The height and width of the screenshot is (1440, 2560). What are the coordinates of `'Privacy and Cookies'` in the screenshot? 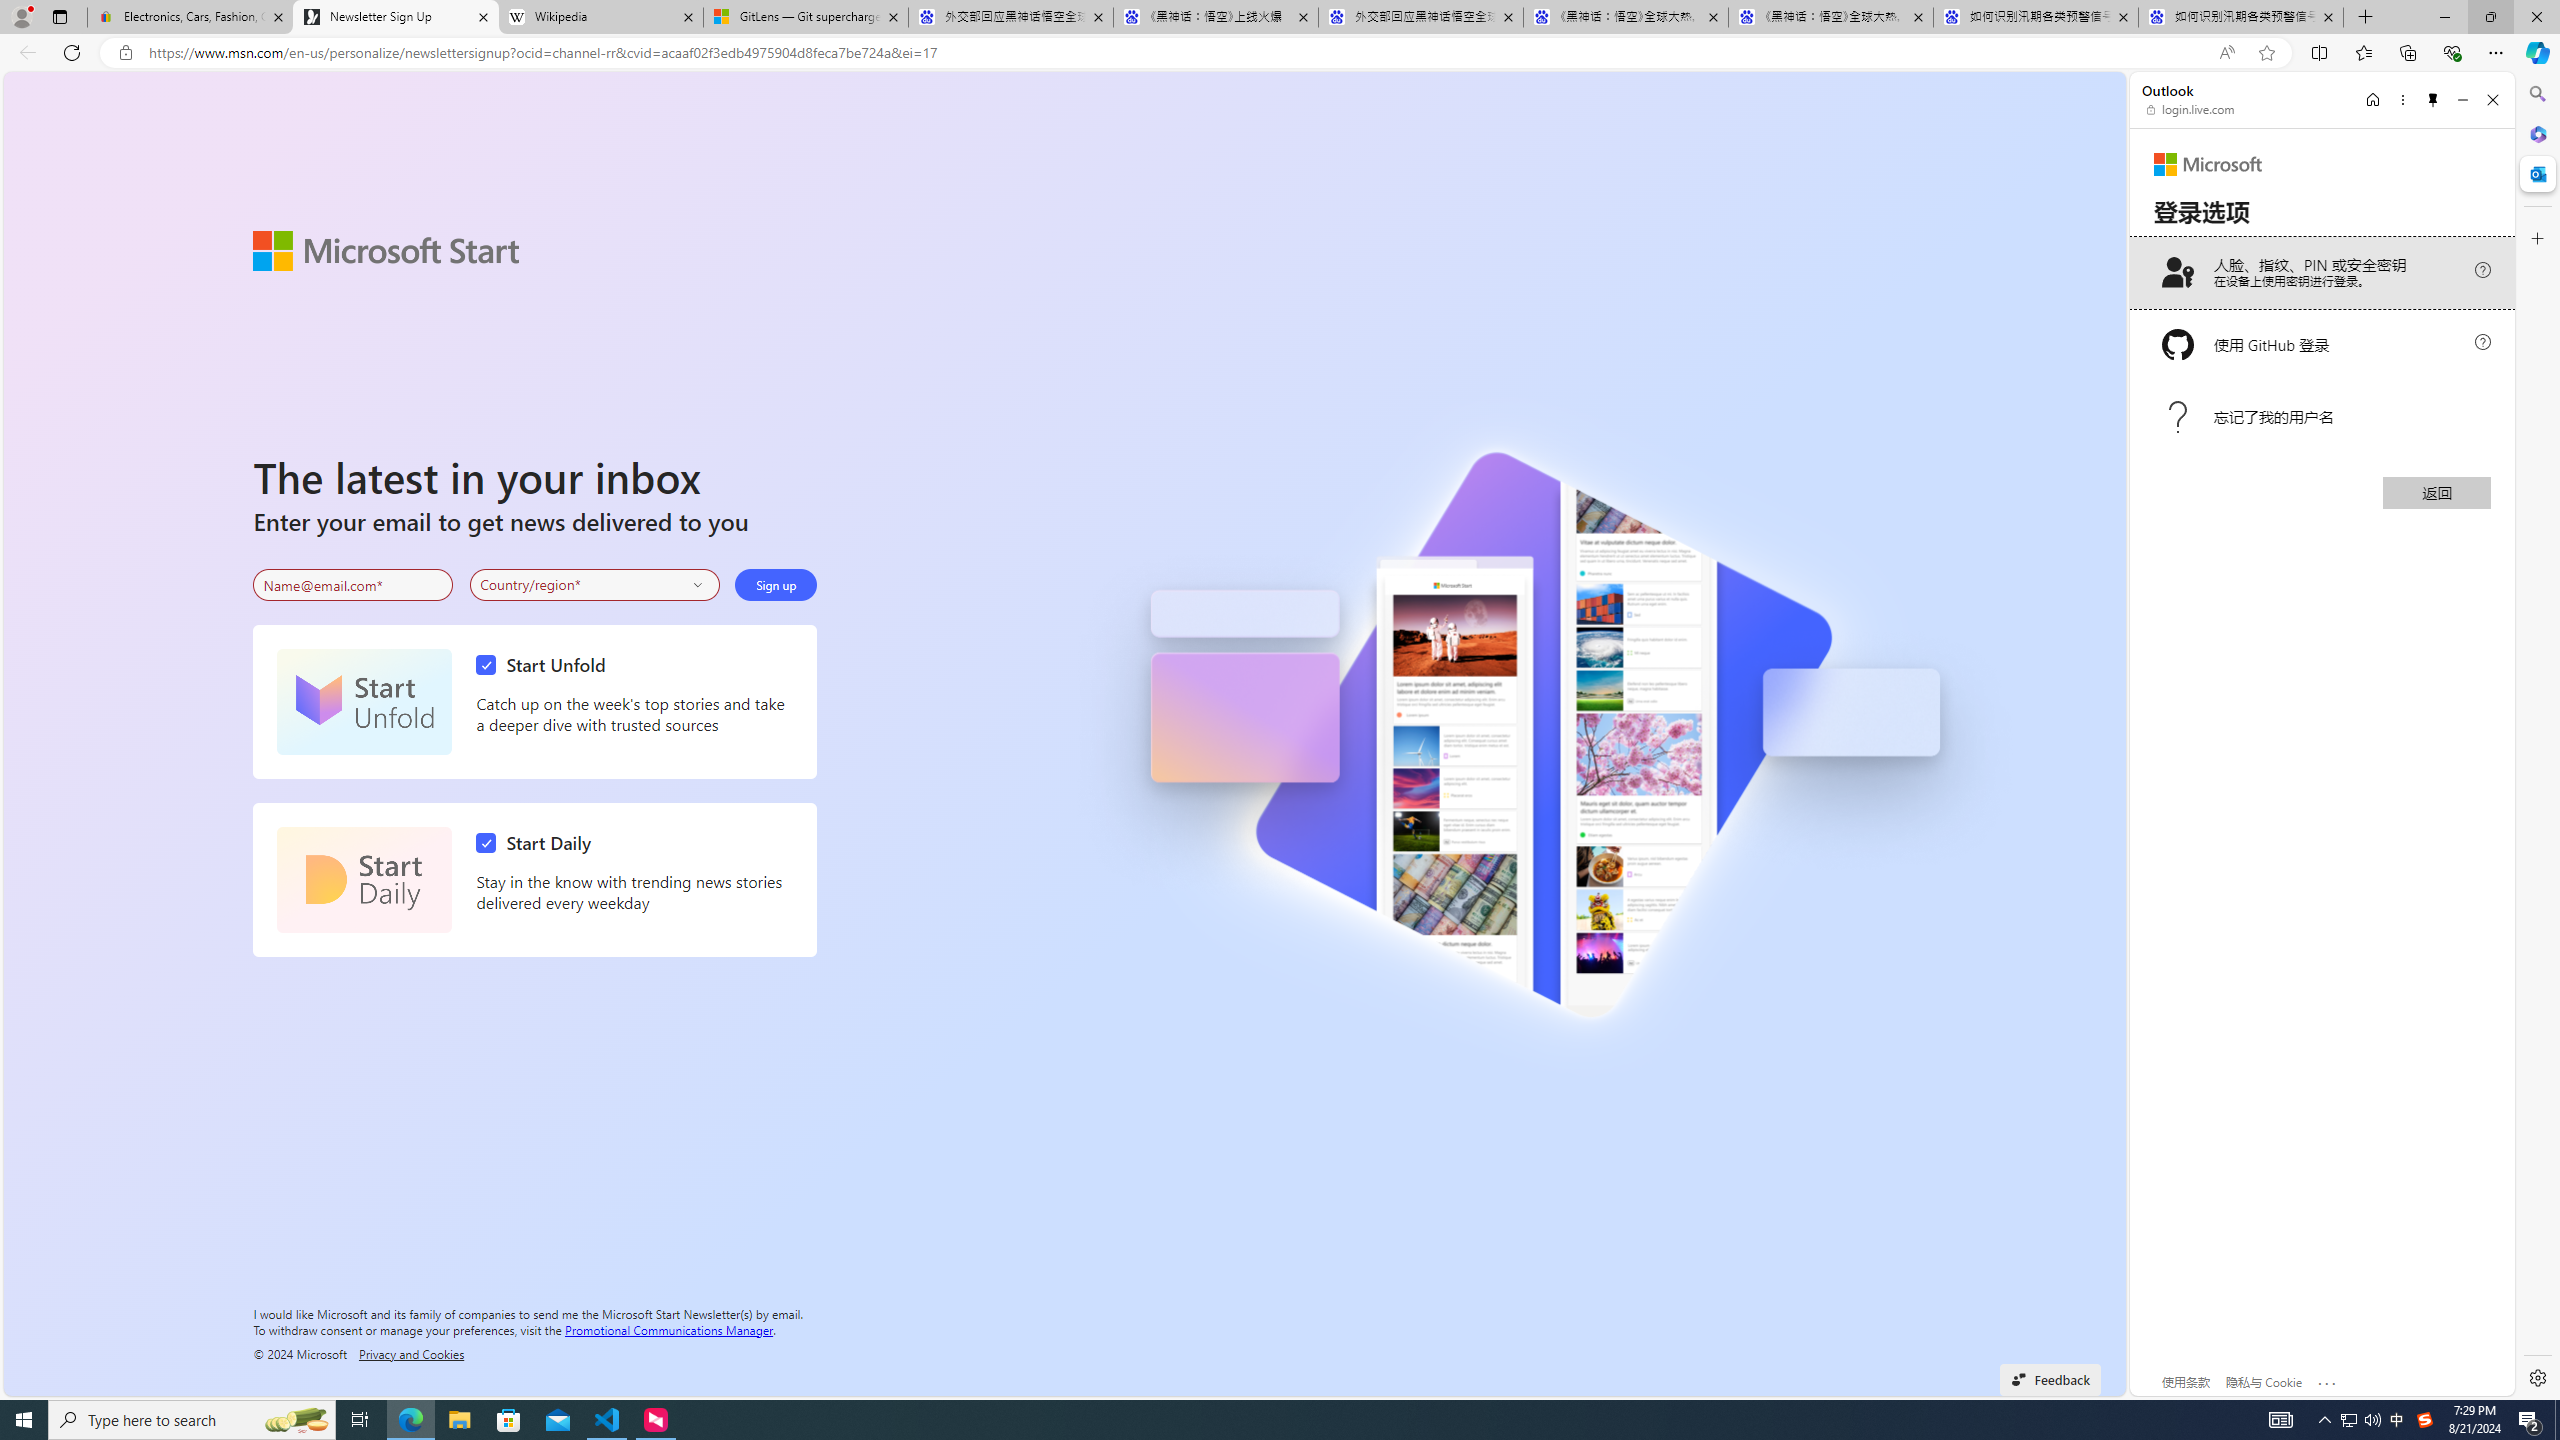 It's located at (411, 1352).